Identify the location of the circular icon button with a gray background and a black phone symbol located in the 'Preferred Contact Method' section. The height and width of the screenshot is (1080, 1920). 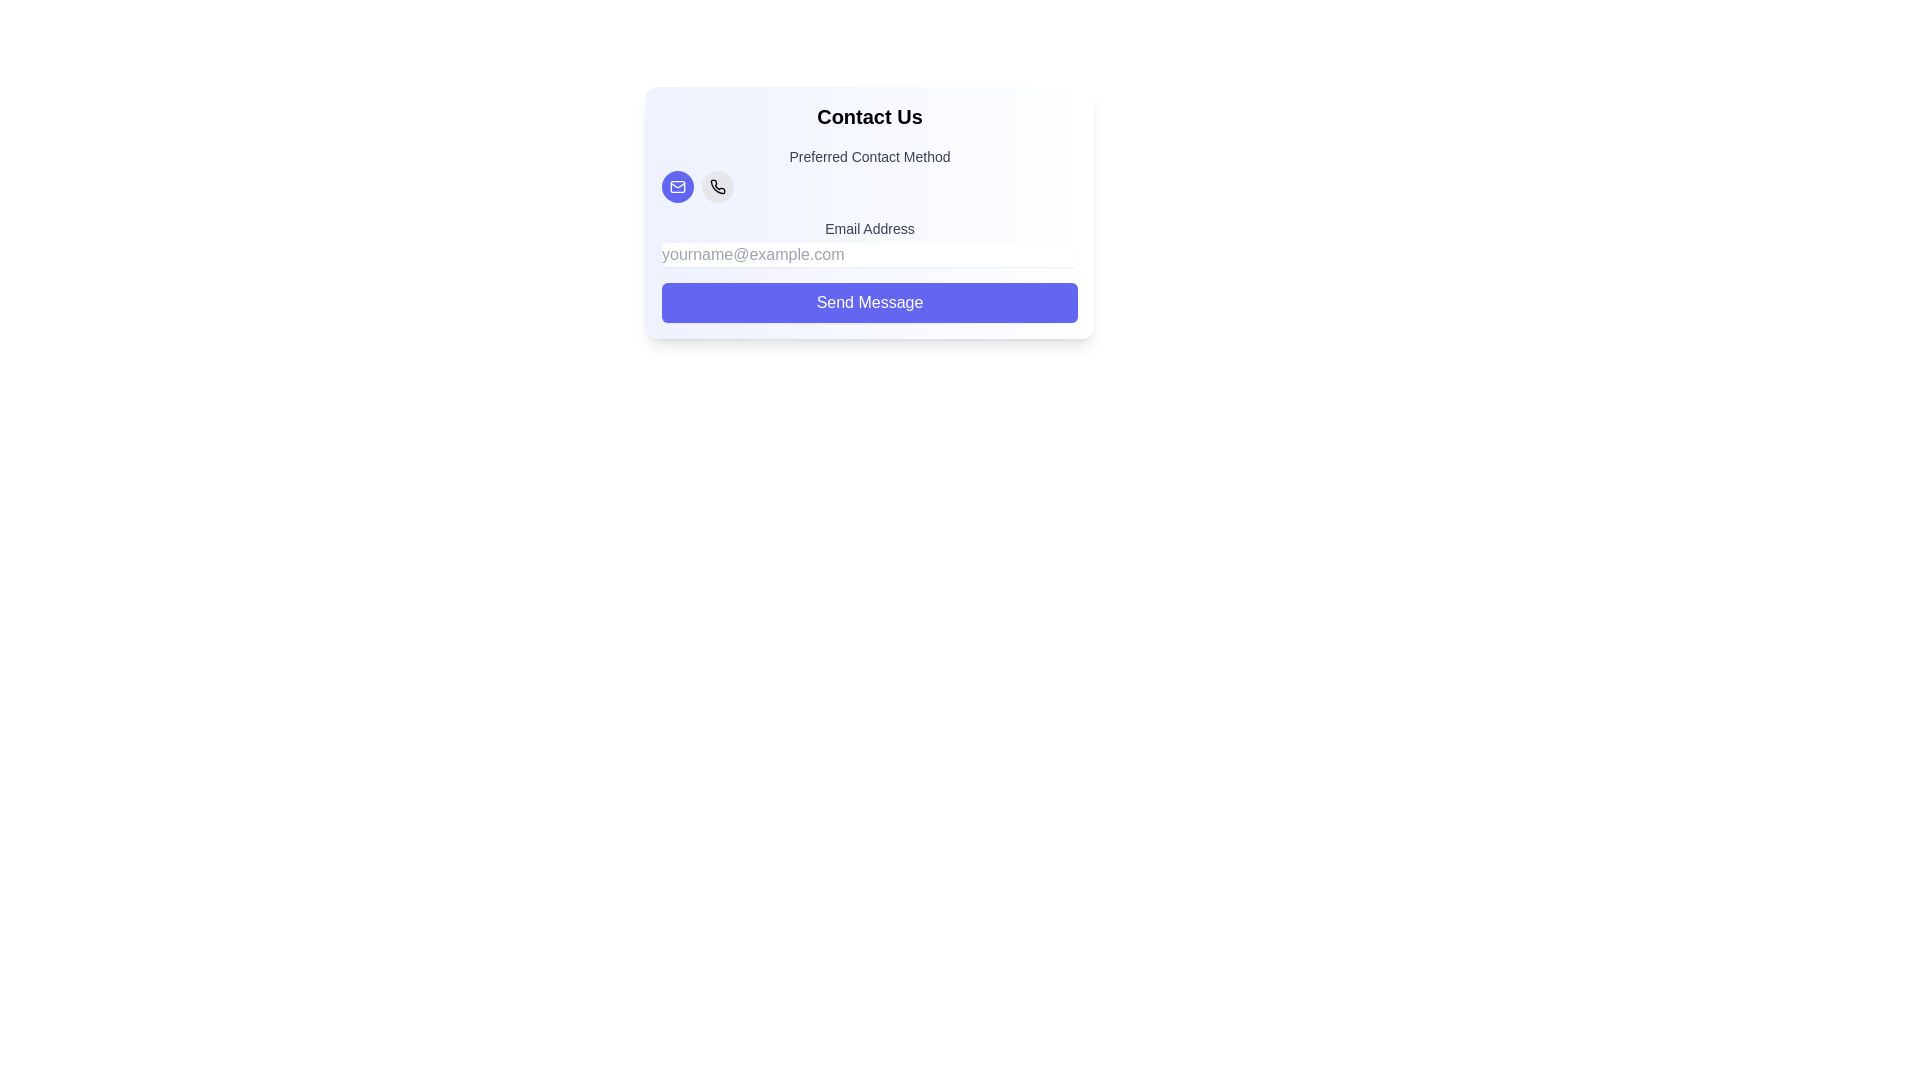
(718, 186).